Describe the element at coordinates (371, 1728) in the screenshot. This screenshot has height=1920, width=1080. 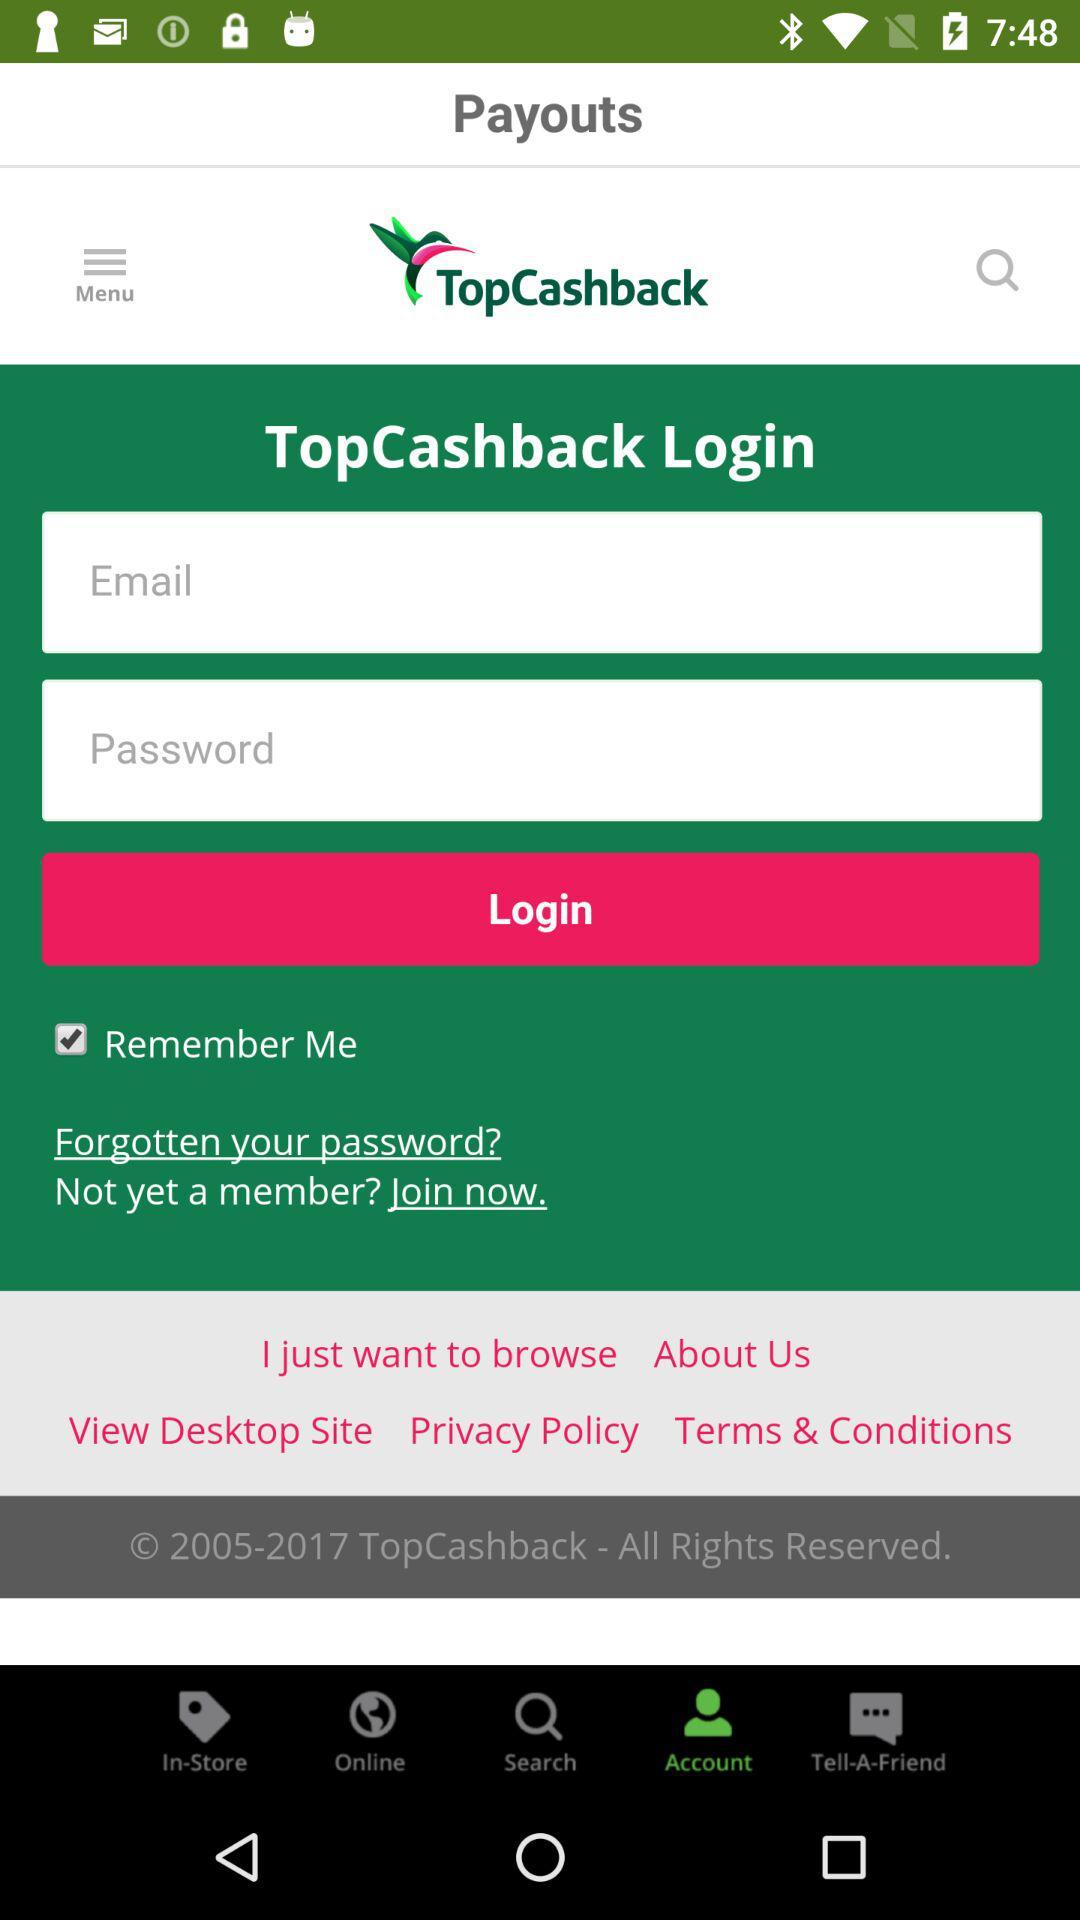
I see `pull up online store` at that location.